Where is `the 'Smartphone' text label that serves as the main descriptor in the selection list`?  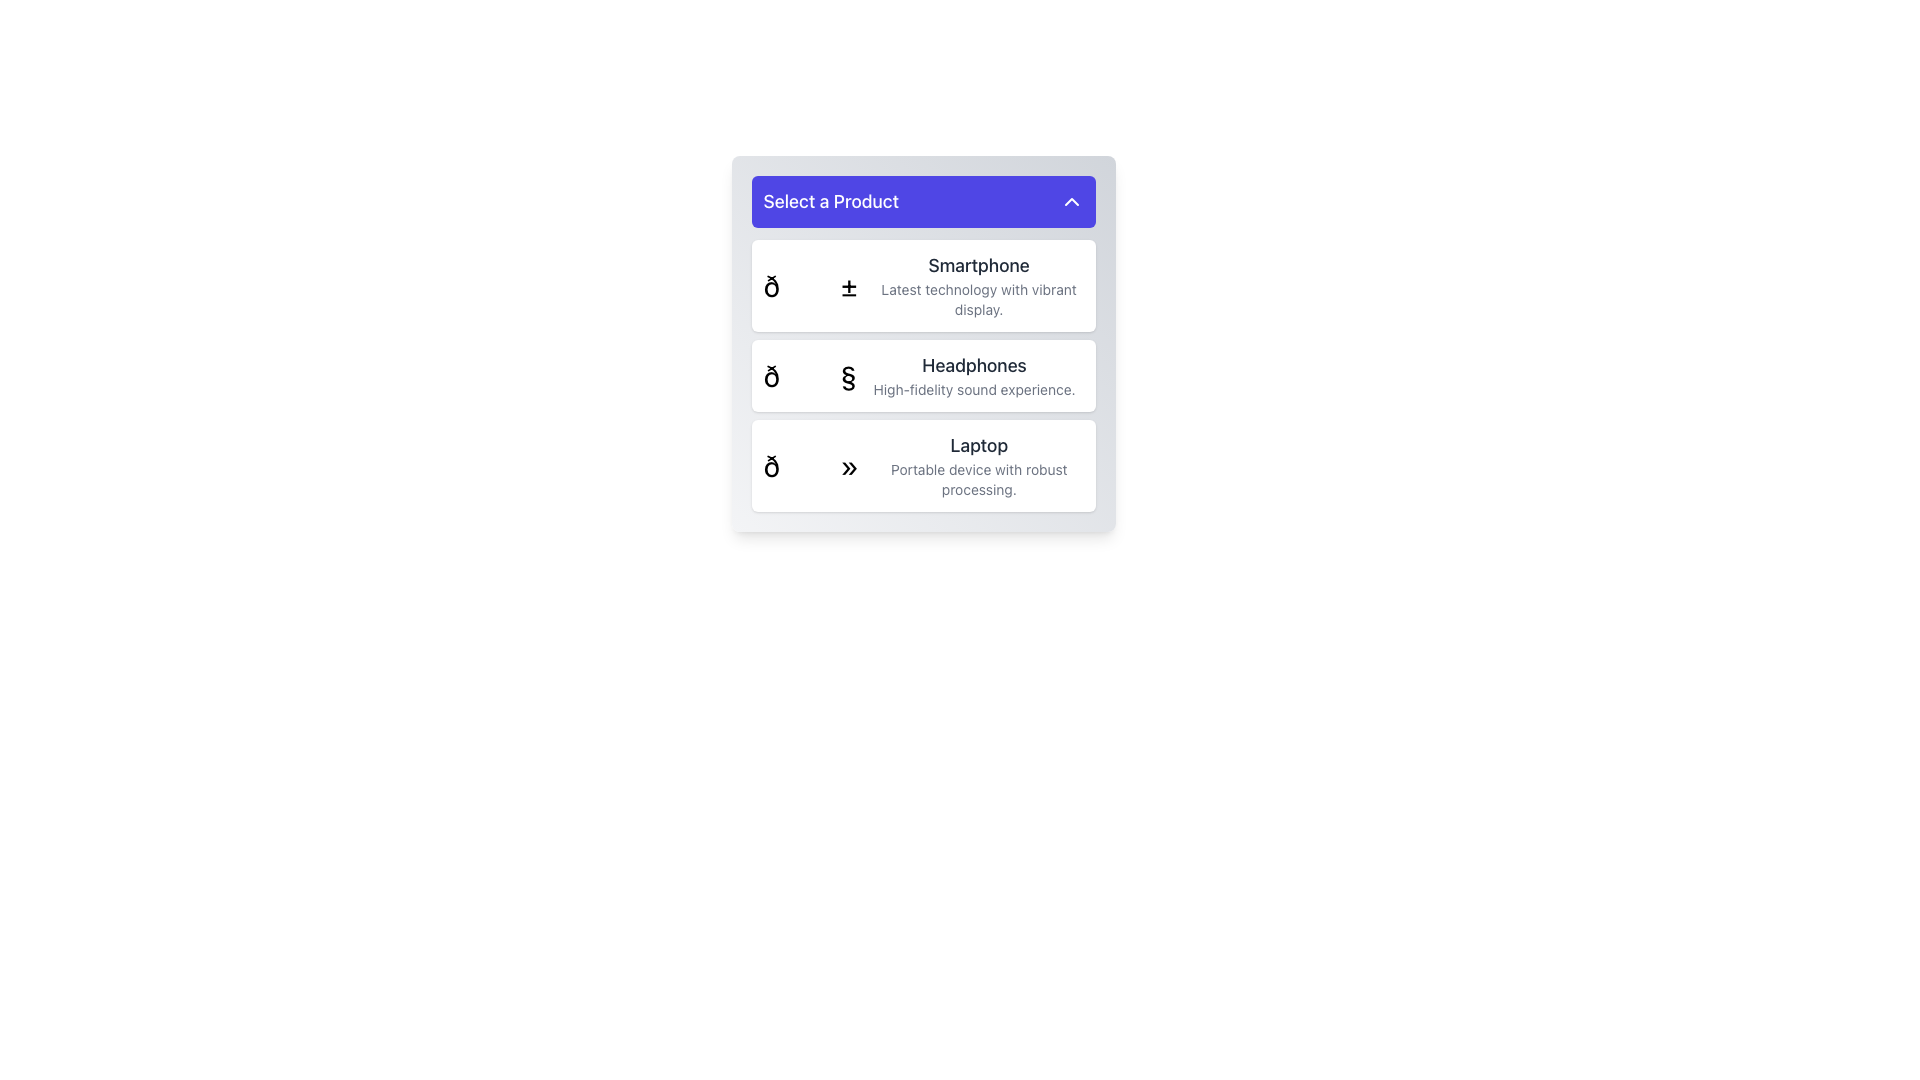
the 'Smartphone' text label that serves as the main descriptor in the selection list is located at coordinates (979, 265).